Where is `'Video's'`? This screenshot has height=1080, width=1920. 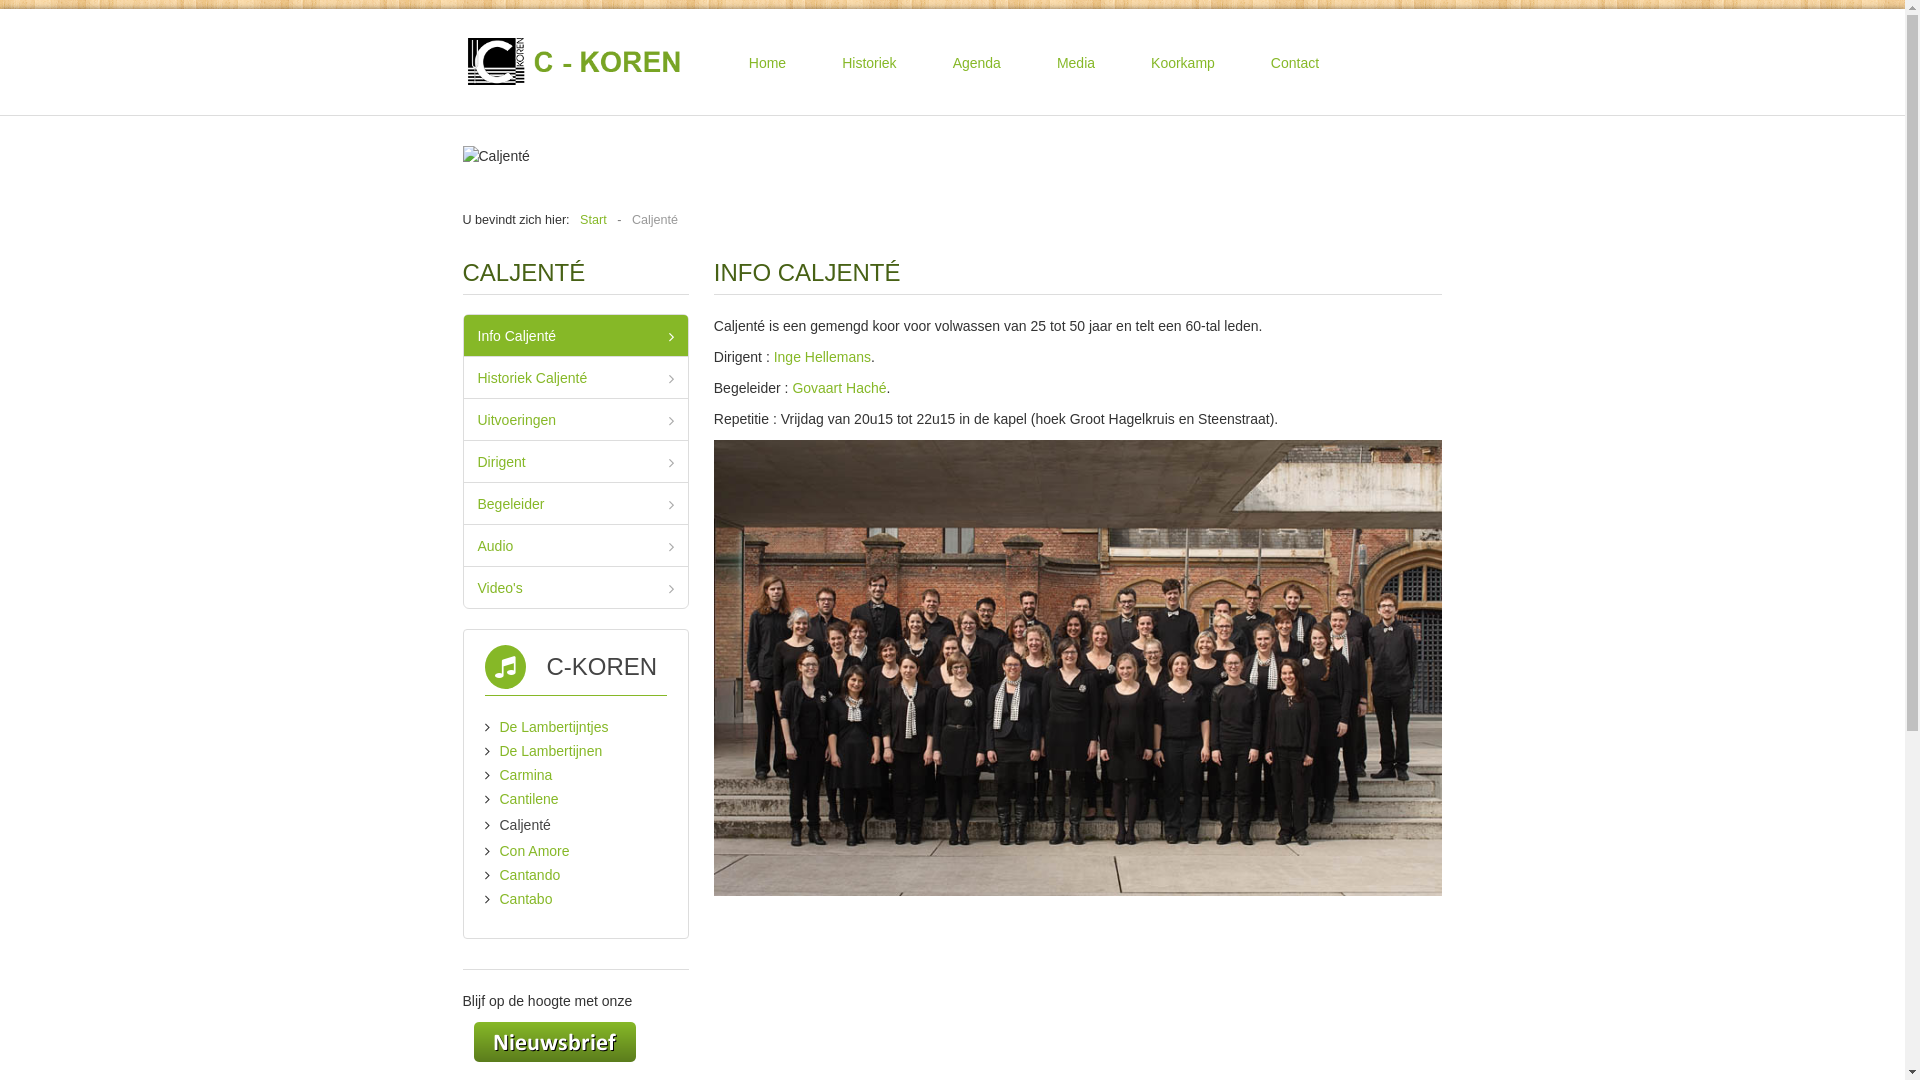 'Video's' is located at coordinates (463, 586).